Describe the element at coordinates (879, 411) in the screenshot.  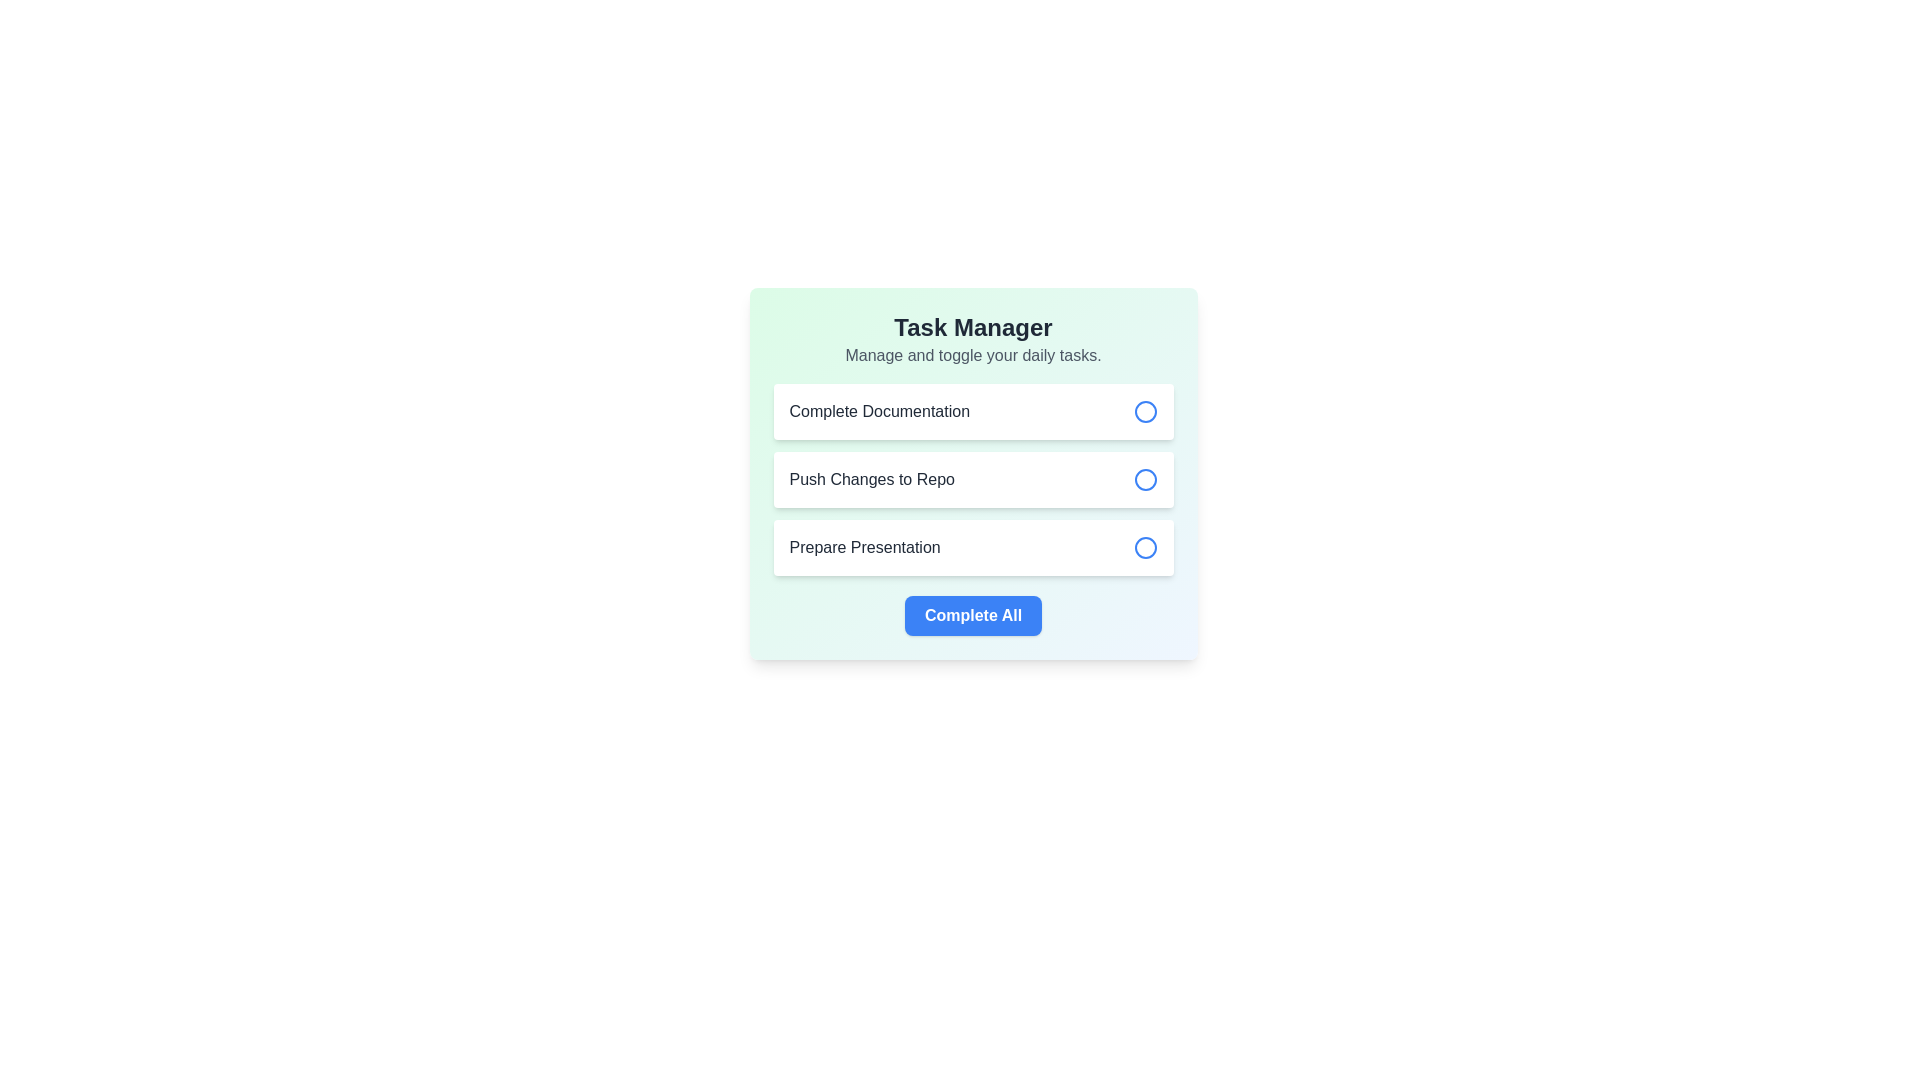
I see `the text label displaying 'Complete Documentation' which is styled in dark gray within a white card in the task list interface` at that location.